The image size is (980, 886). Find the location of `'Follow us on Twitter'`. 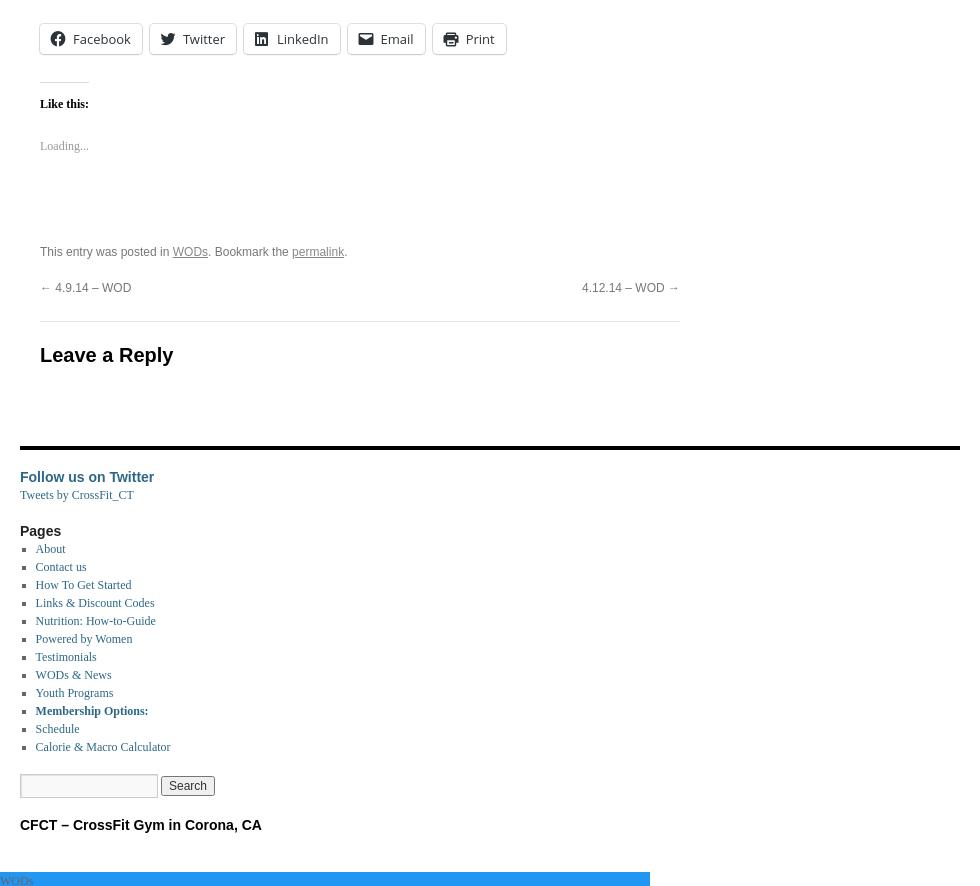

'Follow us on Twitter' is located at coordinates (19, 477).